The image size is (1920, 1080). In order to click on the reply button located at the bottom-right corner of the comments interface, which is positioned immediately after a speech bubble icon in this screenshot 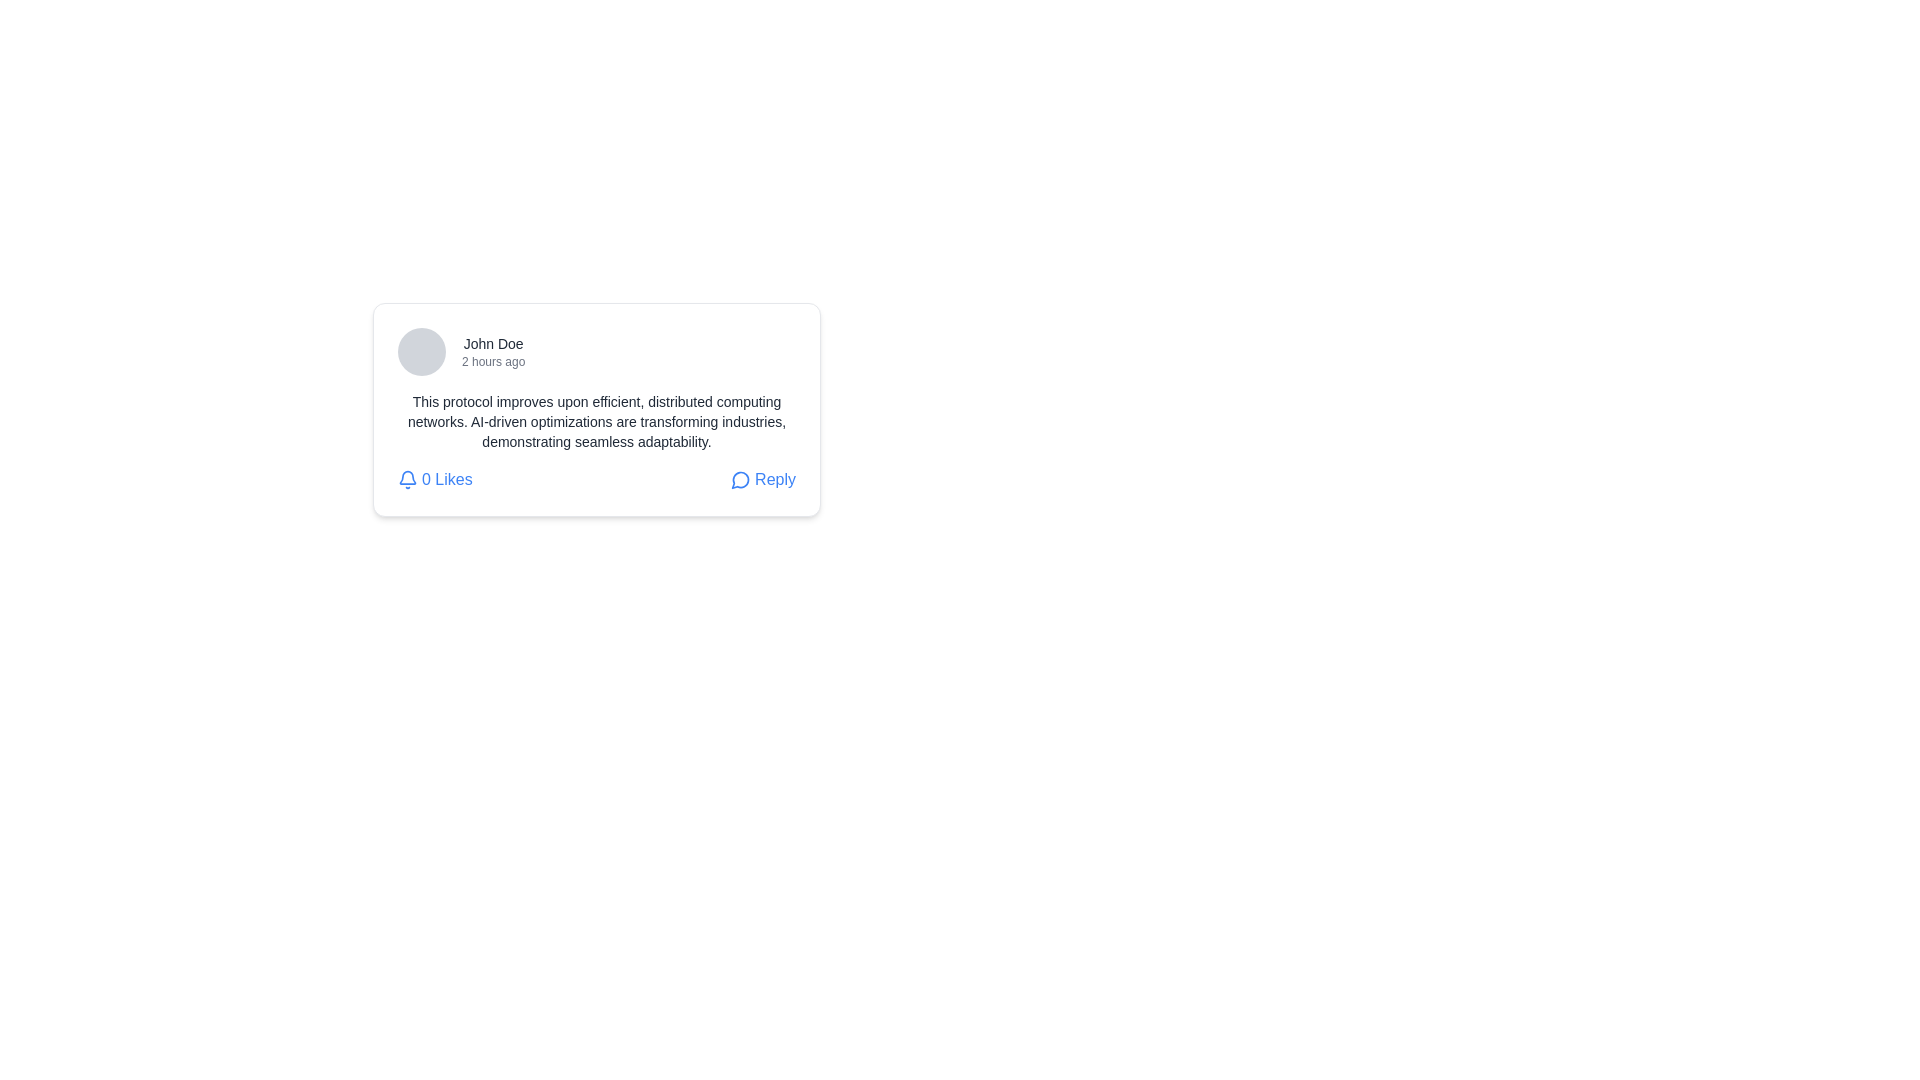, I will do `click(774, 479)`.